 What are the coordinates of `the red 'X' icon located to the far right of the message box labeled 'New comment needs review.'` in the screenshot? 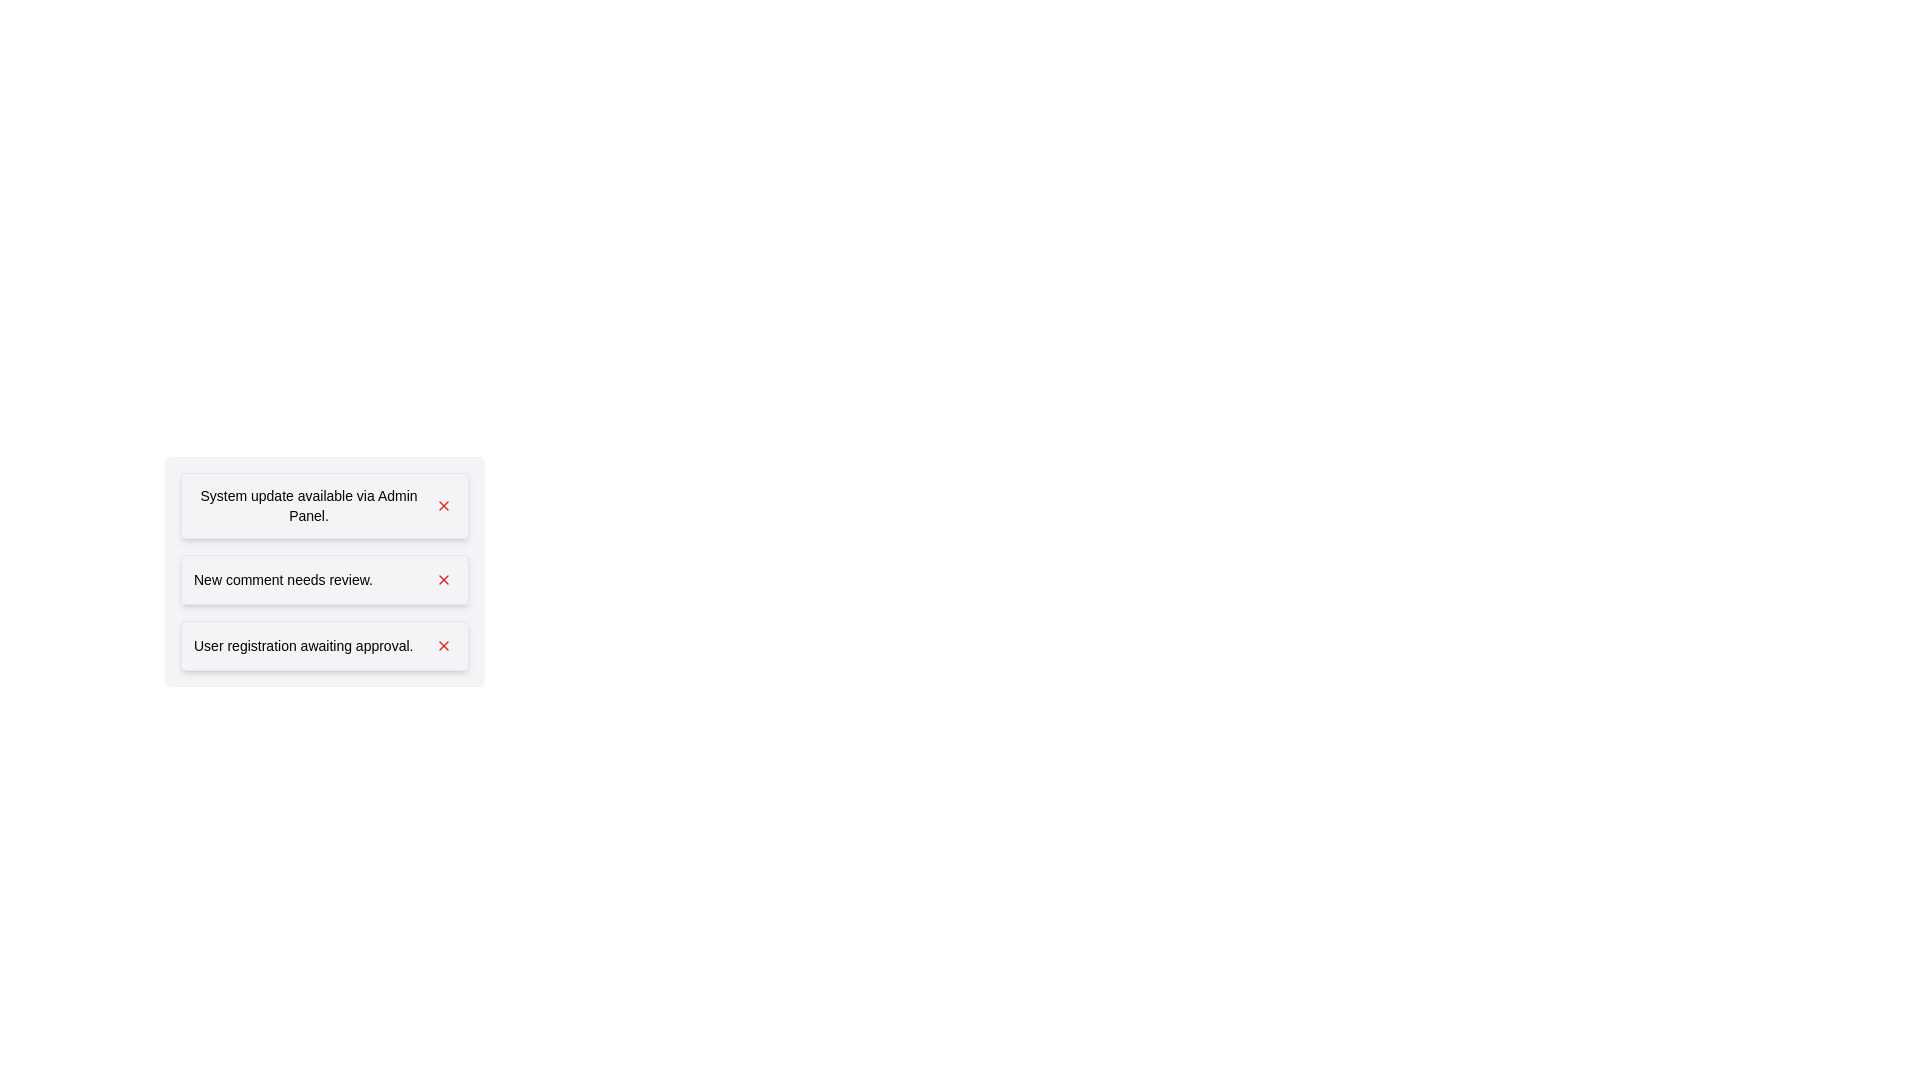 It's located at (443, 579).